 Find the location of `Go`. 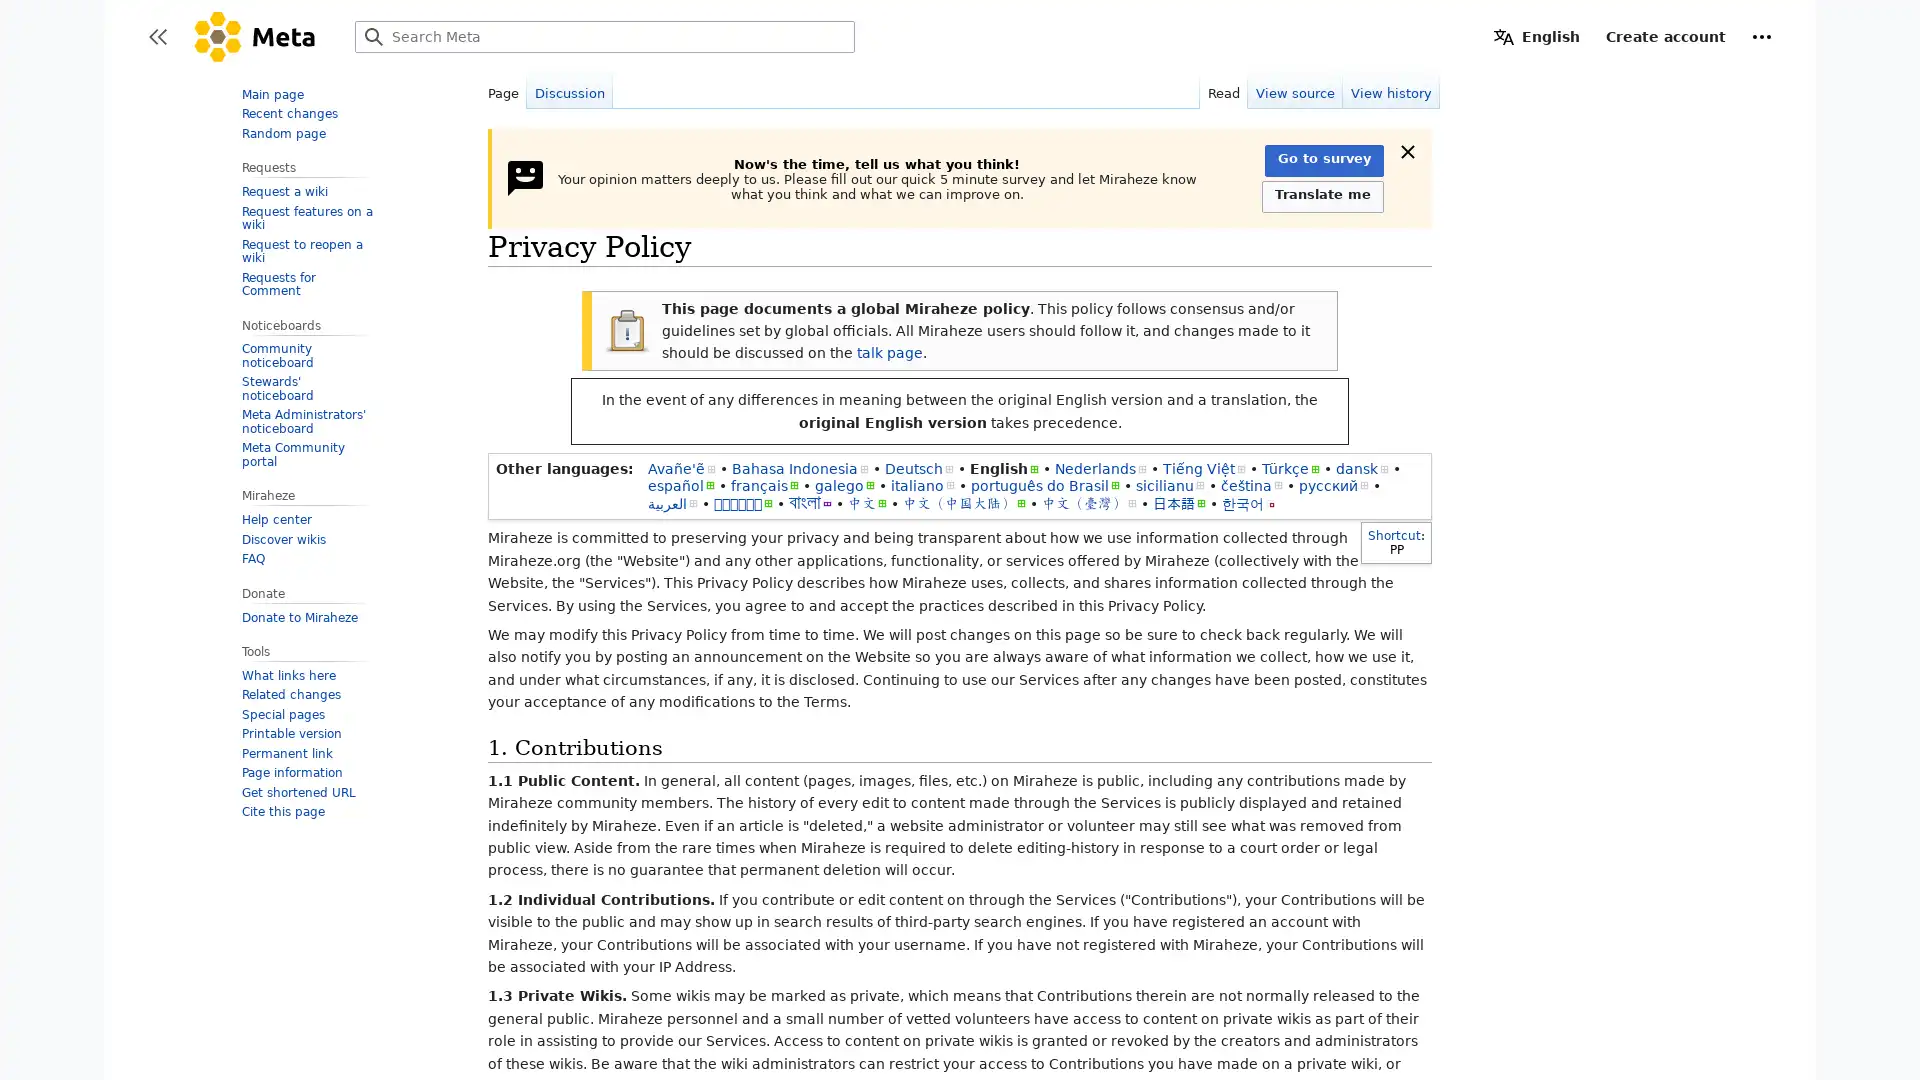

Go is located at coordinates (374, 37).